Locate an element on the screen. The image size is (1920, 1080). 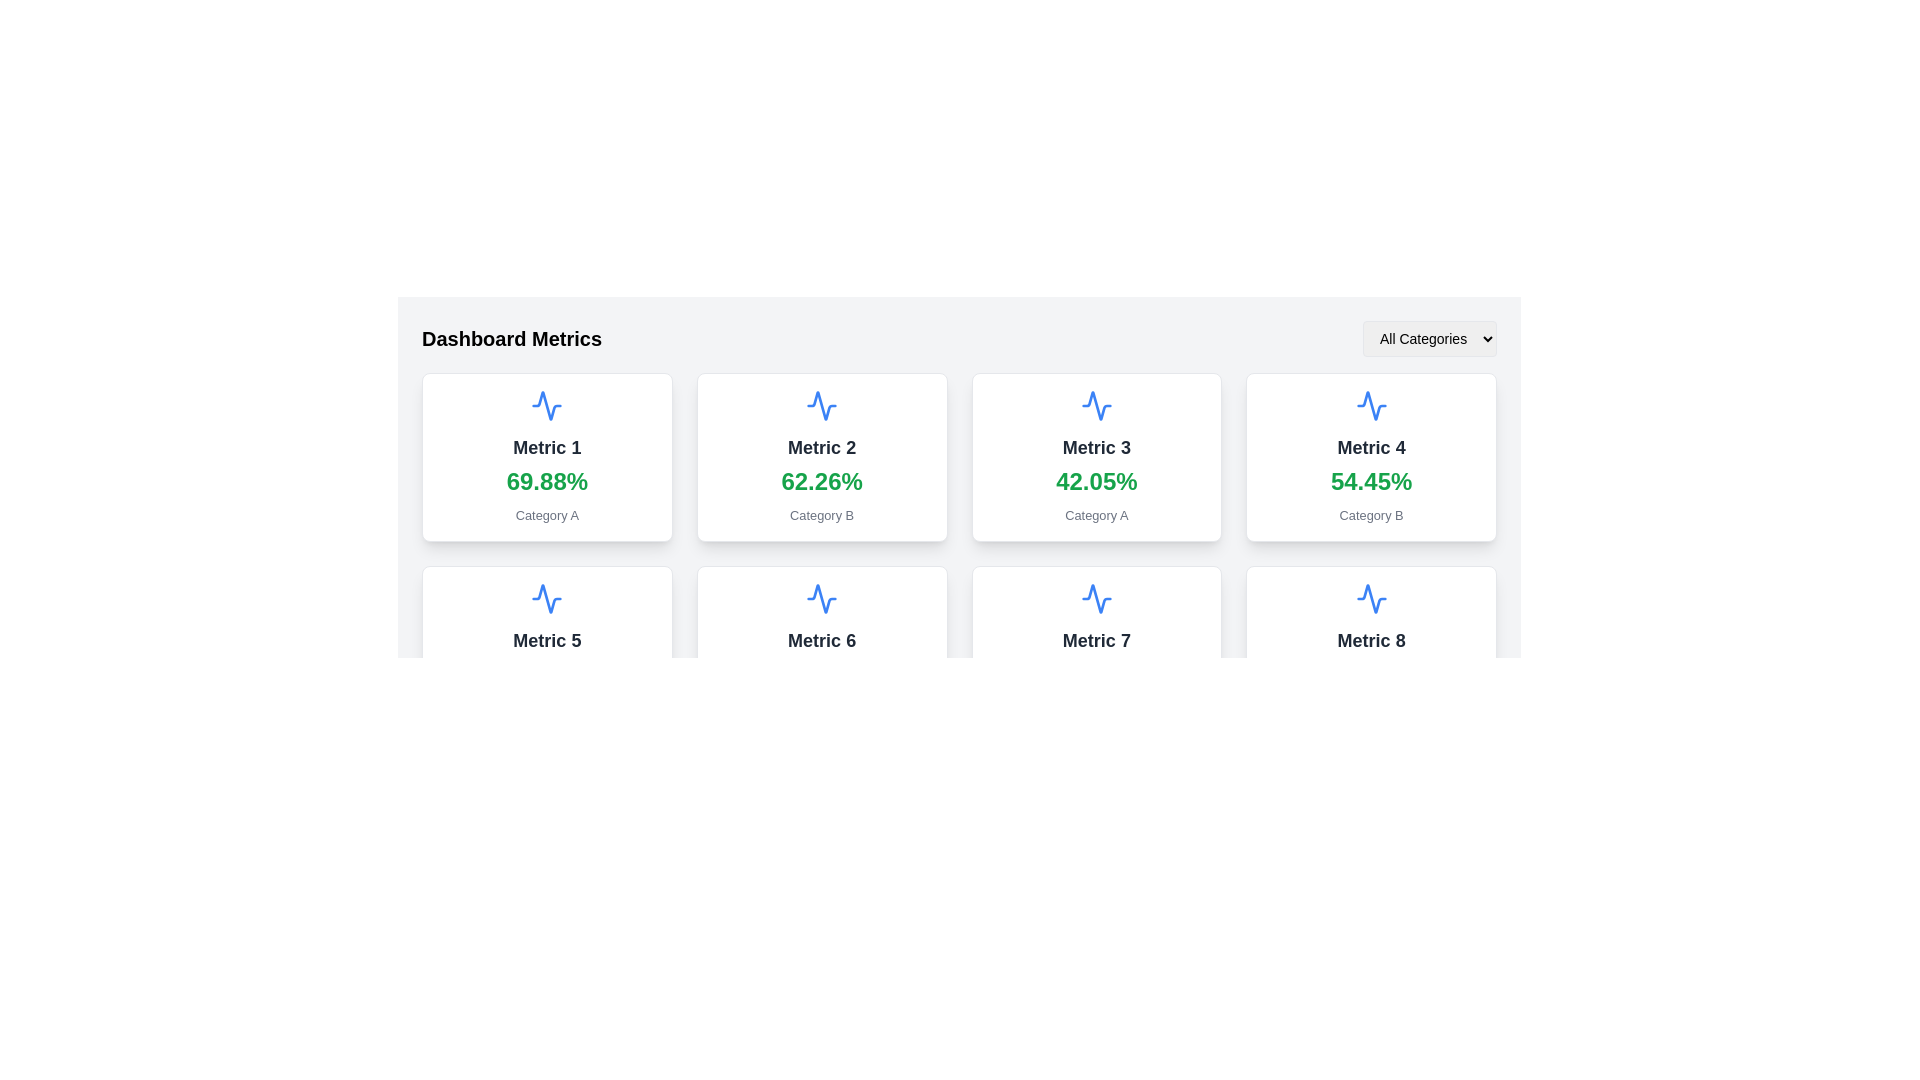
the text label displaying the numerical and percentage value for the monitoring metric located in the third card from the left in the first row, below 'Metric 3' and above 'Category A' is located at coordinates (1095, 482).